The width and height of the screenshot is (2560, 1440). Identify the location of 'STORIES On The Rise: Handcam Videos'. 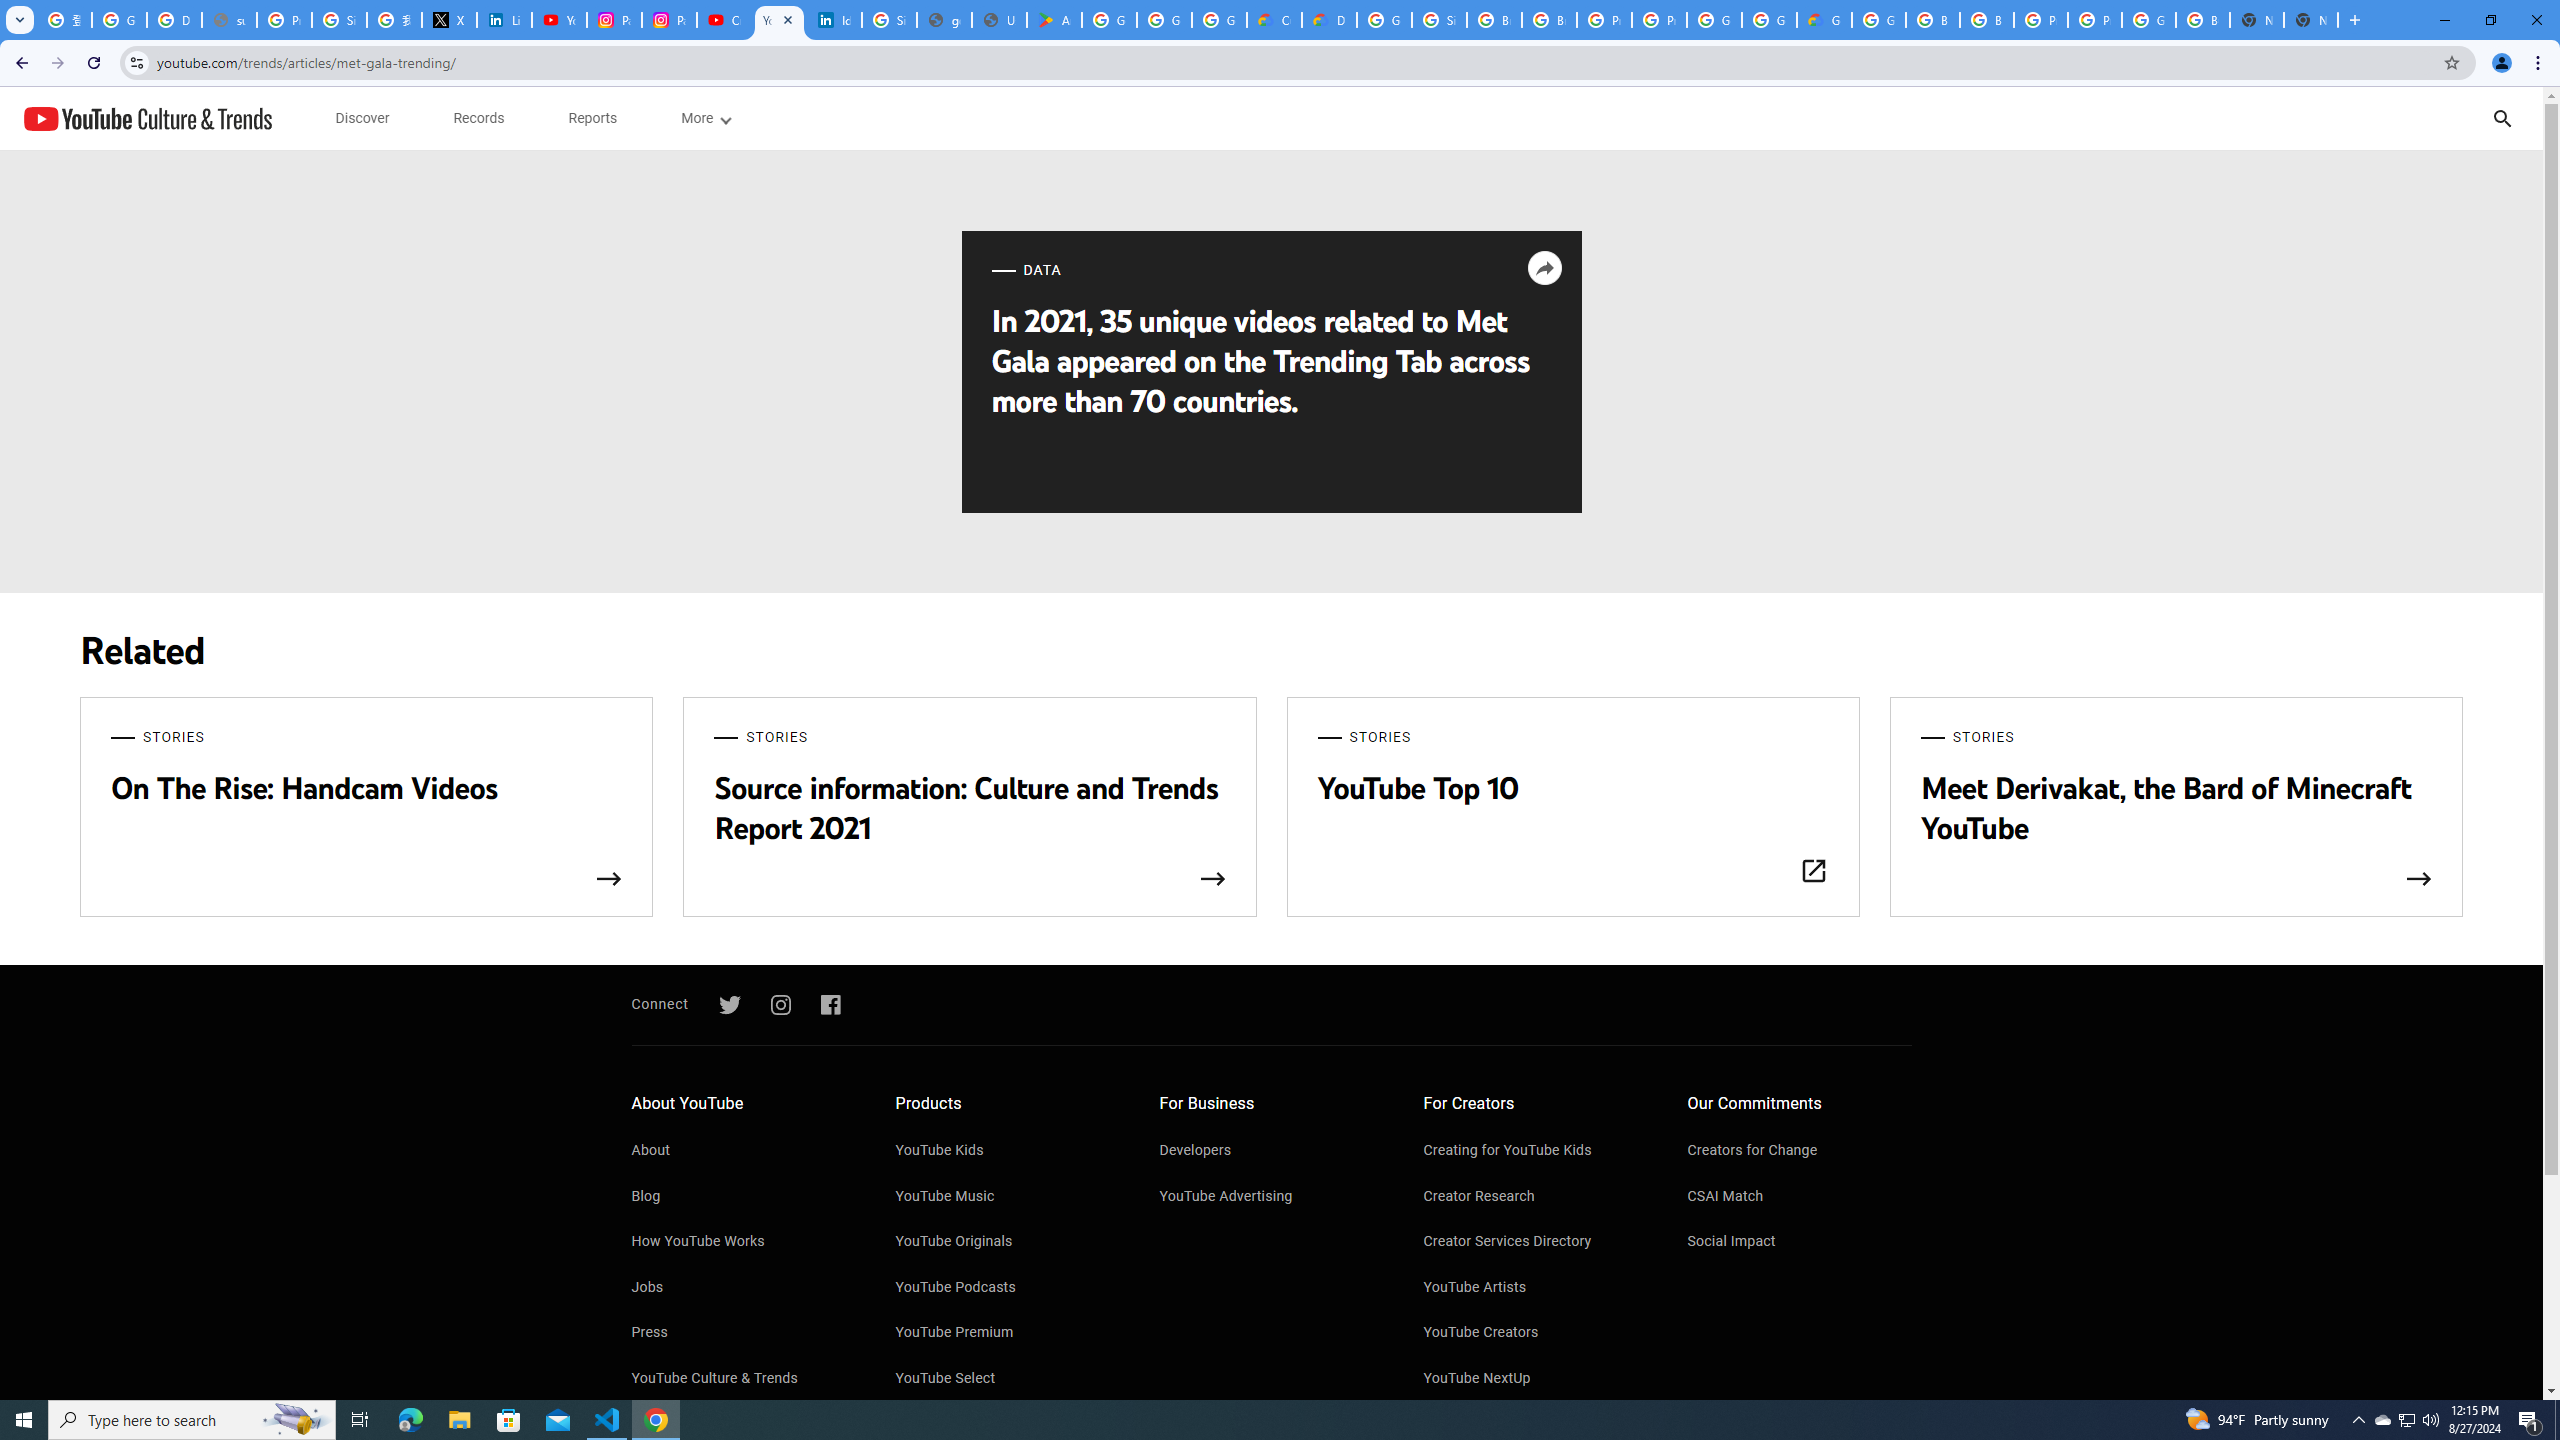
(366, 807).